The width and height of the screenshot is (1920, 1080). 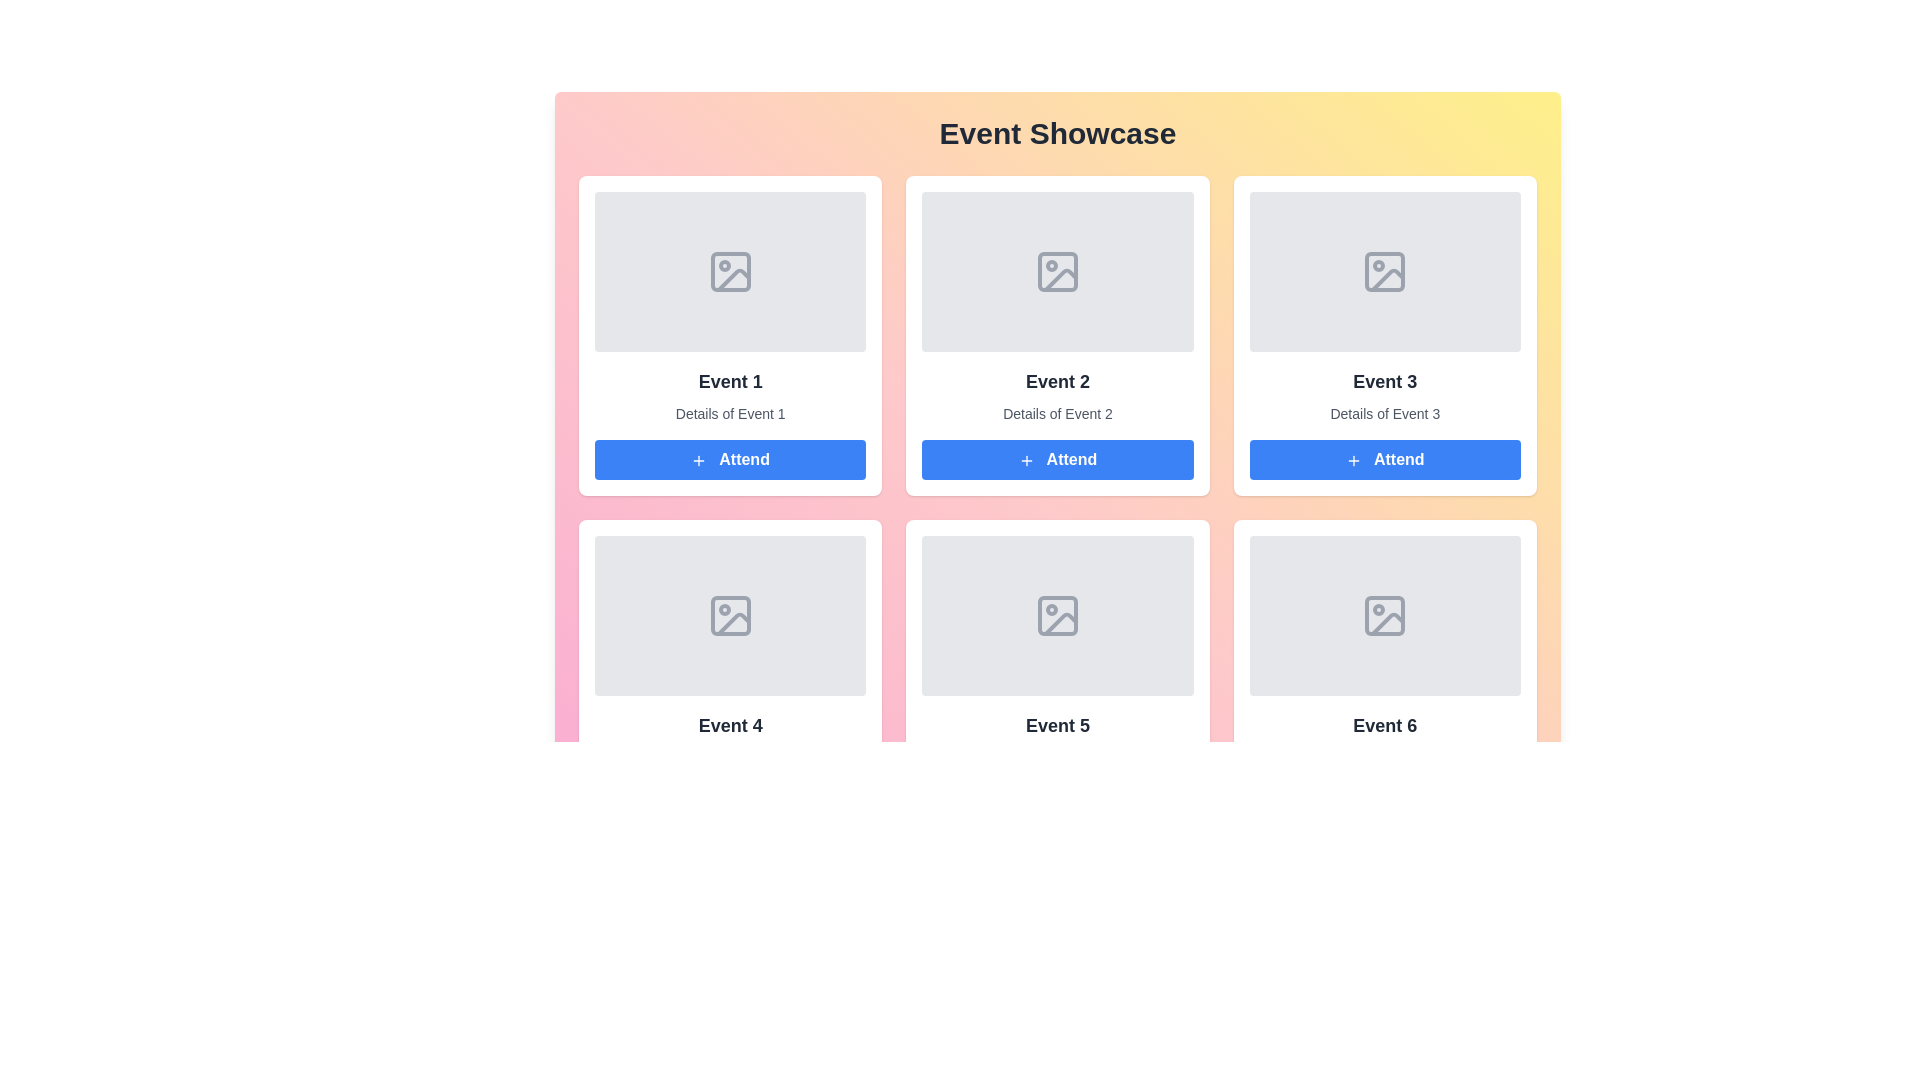 I want to click on the card with an interactive button located in the bottom-right corner of the grid layout, so click(x=1384, y=678).